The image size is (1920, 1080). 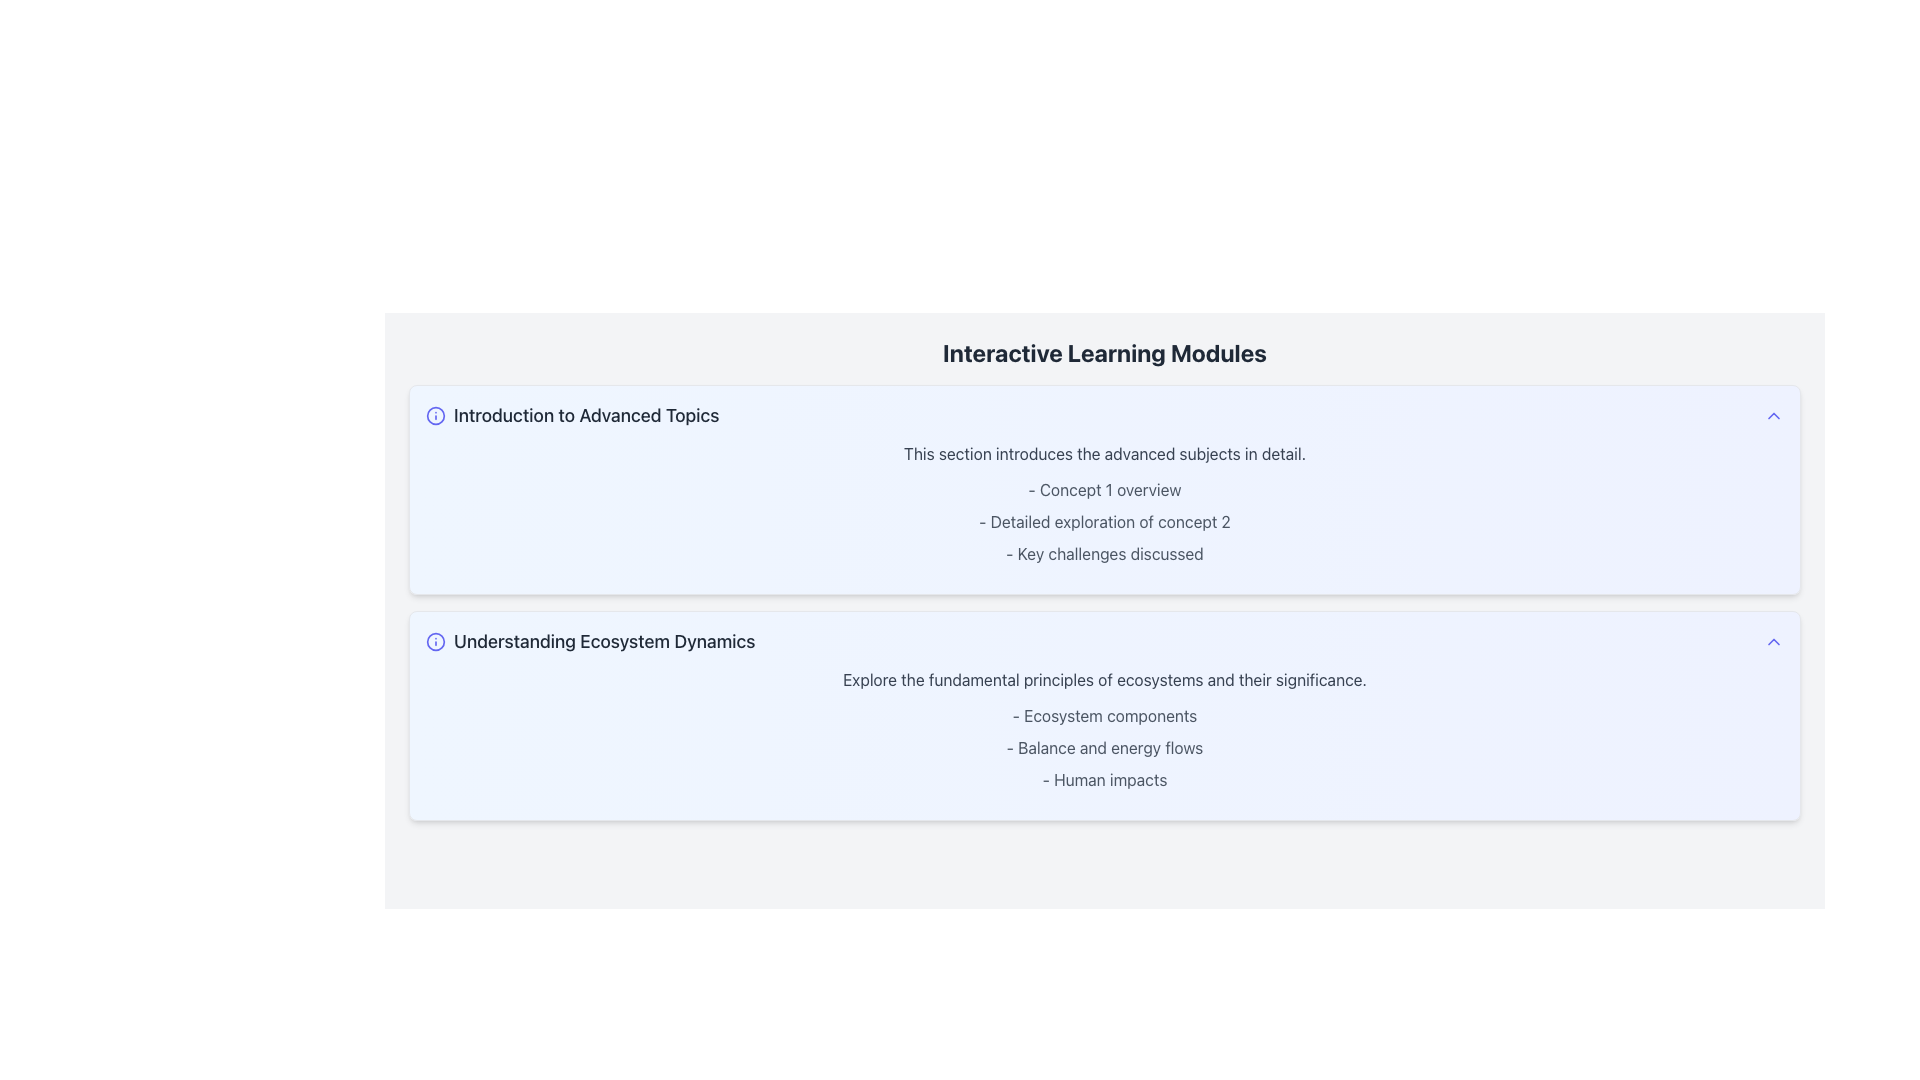 I want to click on the text list that describes aspects of ecosystems, which includes bullet points for 'Ecosystem components', 'Balance and energy flows', and 'Human impacts'. This list is located below the section titled 'Understanding Ecosystem Dynamics', so click(x=1103, y=748).